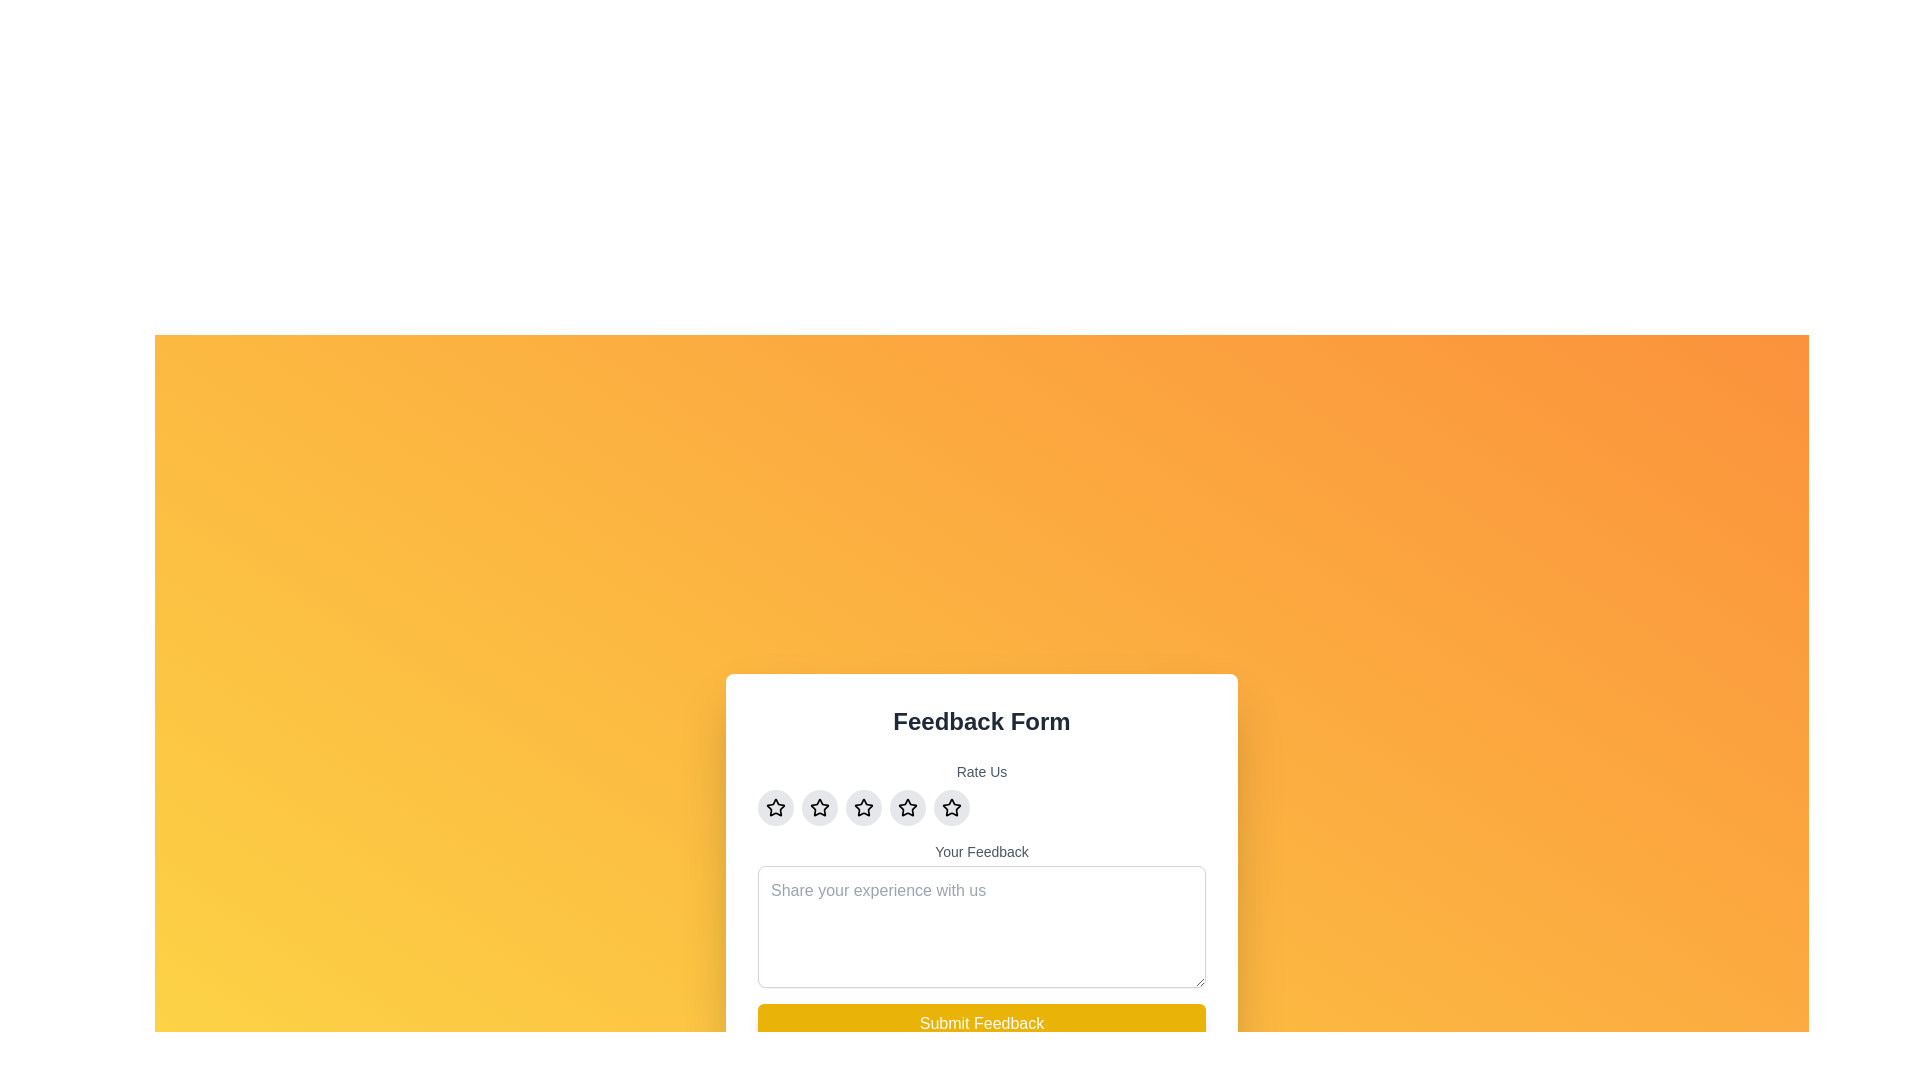 The width and height of the screenshot is (1920, 1080). What do you see at coordinates (775, 806) in the screenshot?
I see `the first star icon in the rating button located at the top-center of the feedback form` at bounding box center [775, 806].